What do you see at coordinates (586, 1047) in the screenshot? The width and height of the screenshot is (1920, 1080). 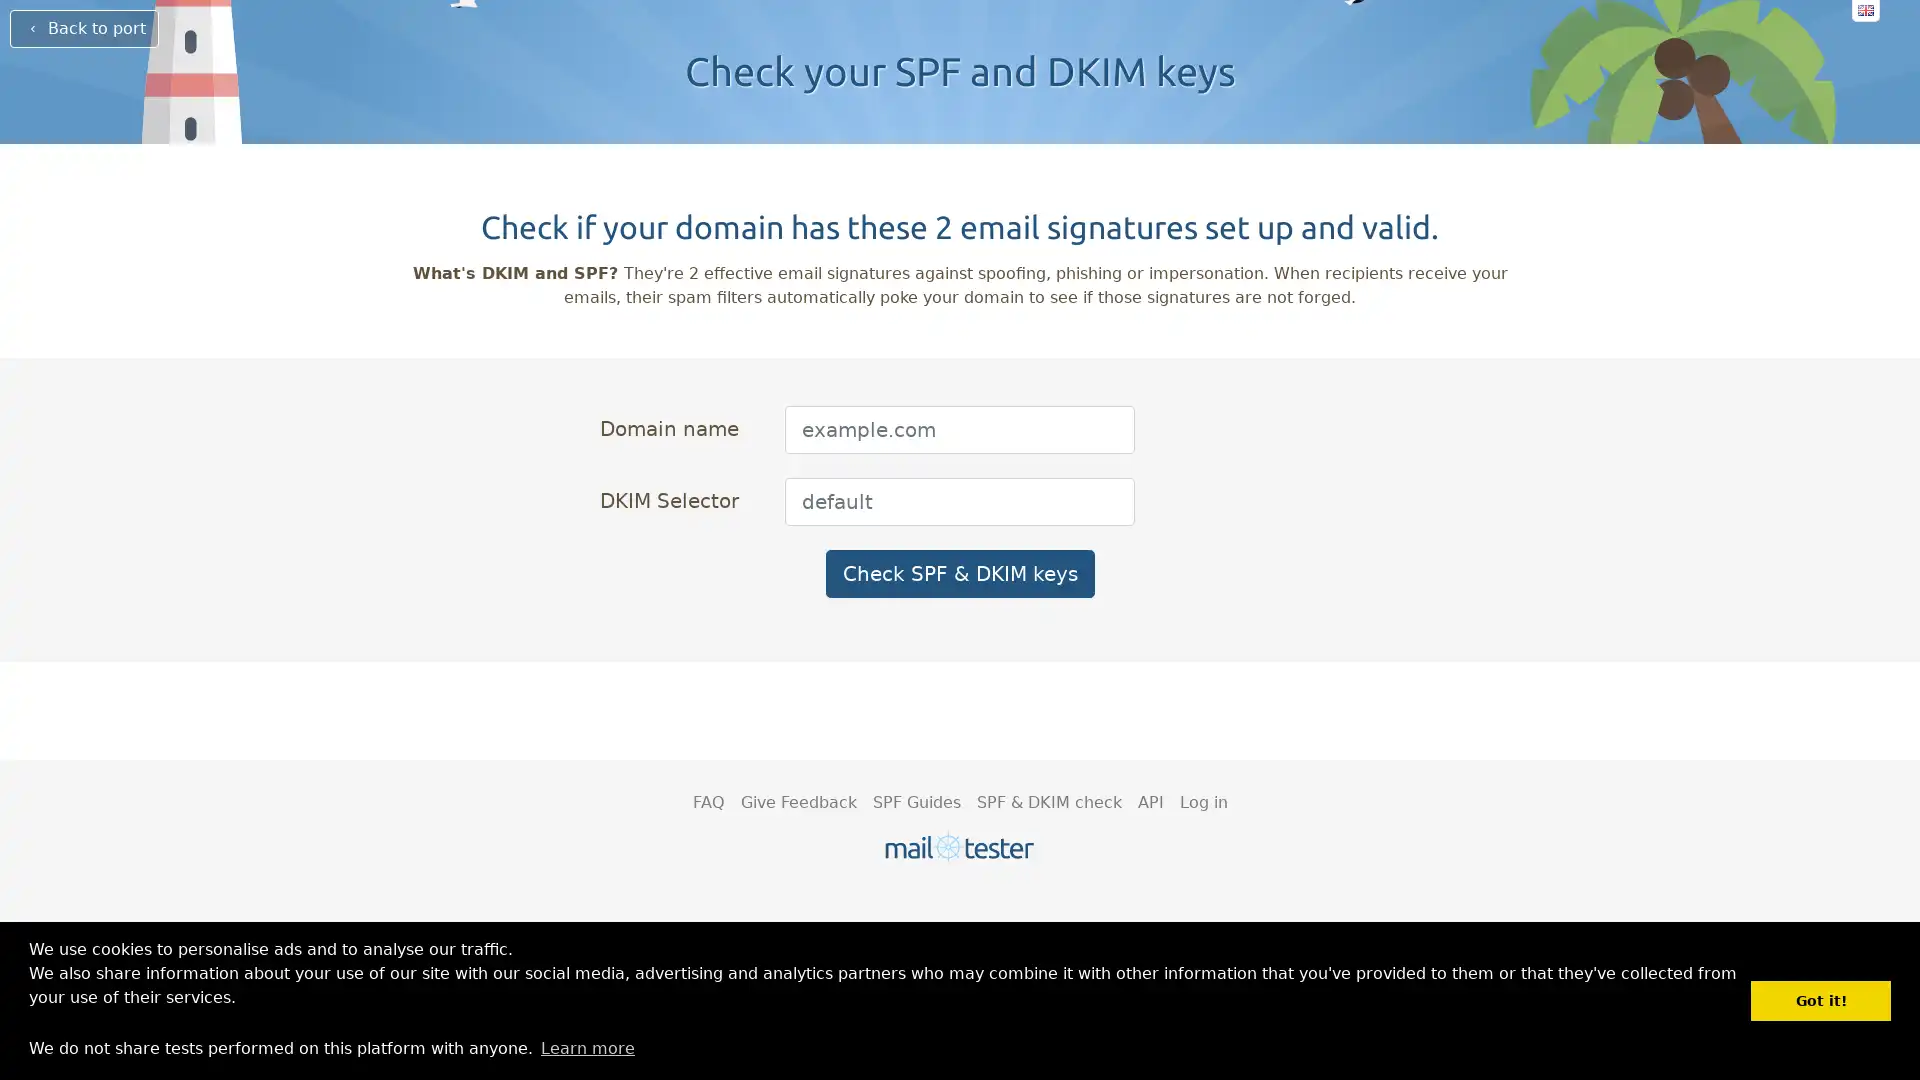 I see `learn more about cookies` at bounding box center [586, 1047].